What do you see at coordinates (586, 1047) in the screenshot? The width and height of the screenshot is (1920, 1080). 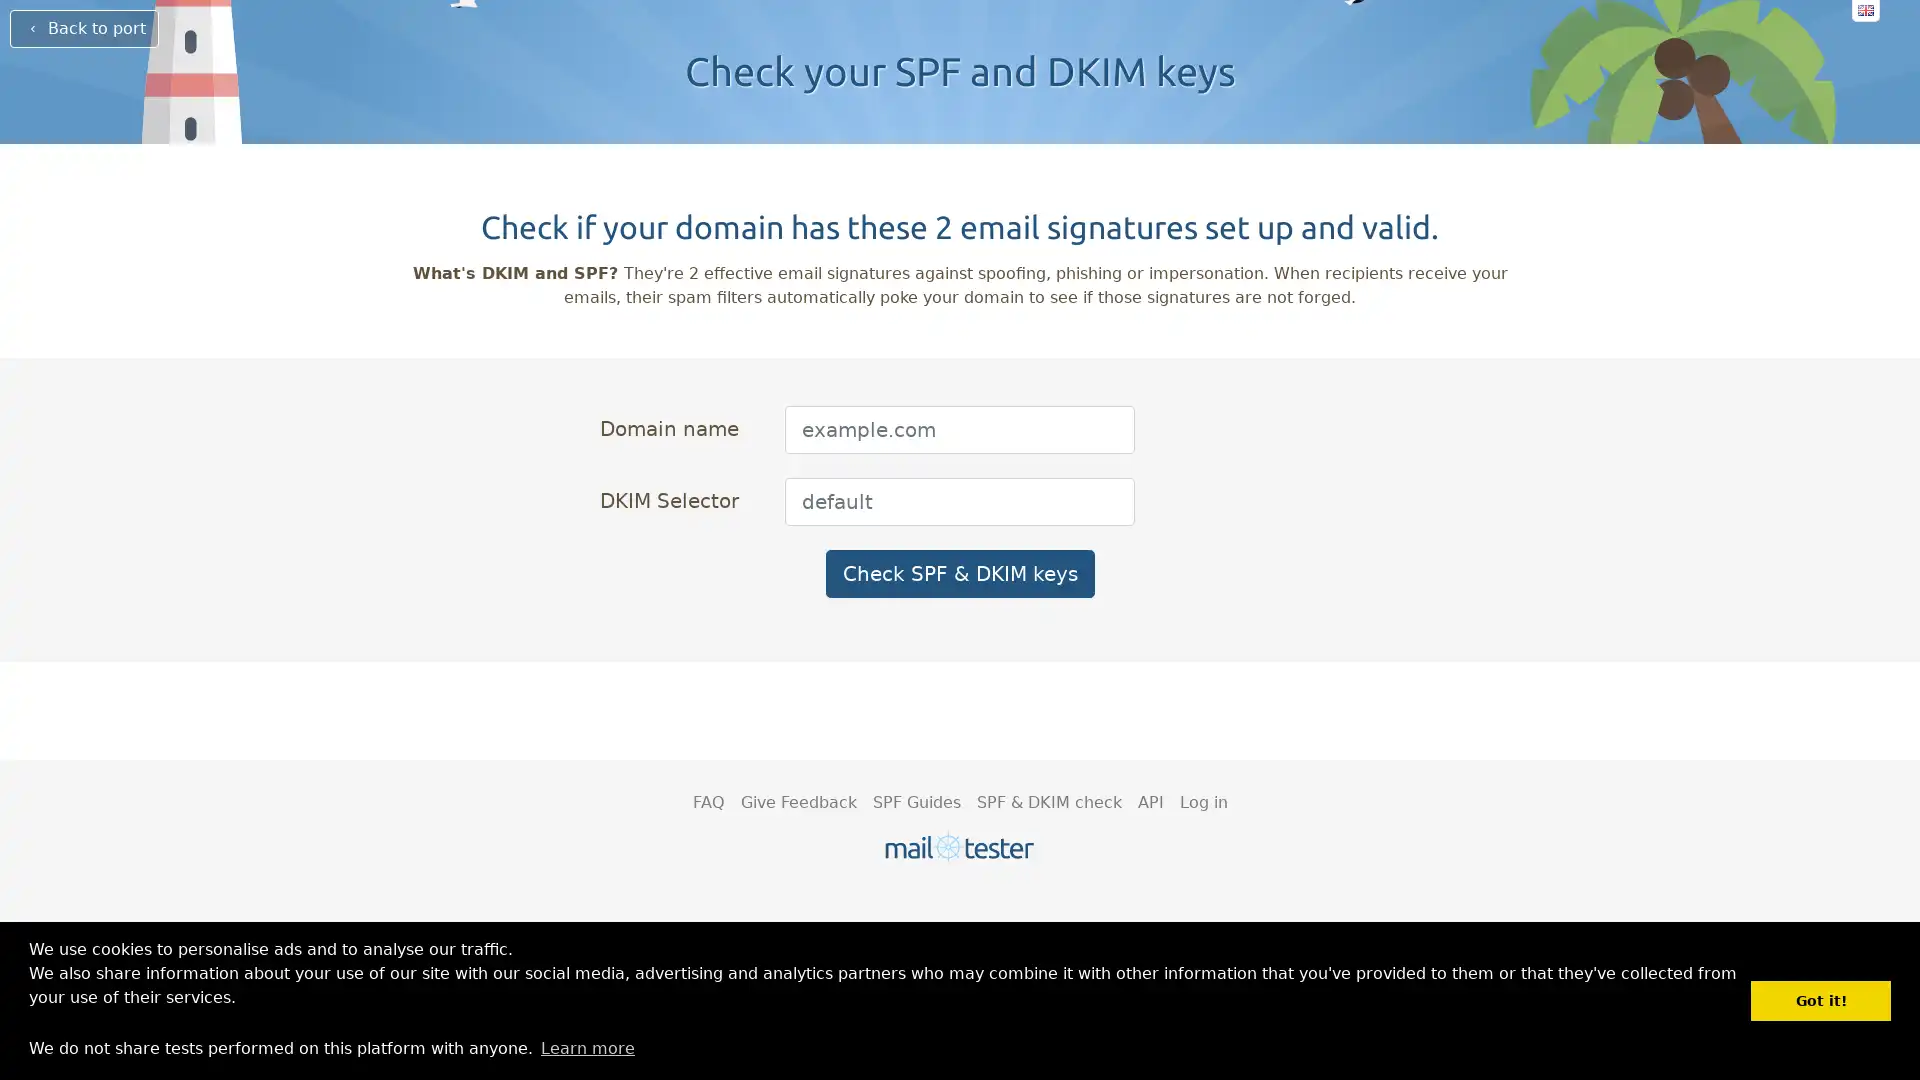 I see `learn more about cookies` at bounding box center [586, 1047].